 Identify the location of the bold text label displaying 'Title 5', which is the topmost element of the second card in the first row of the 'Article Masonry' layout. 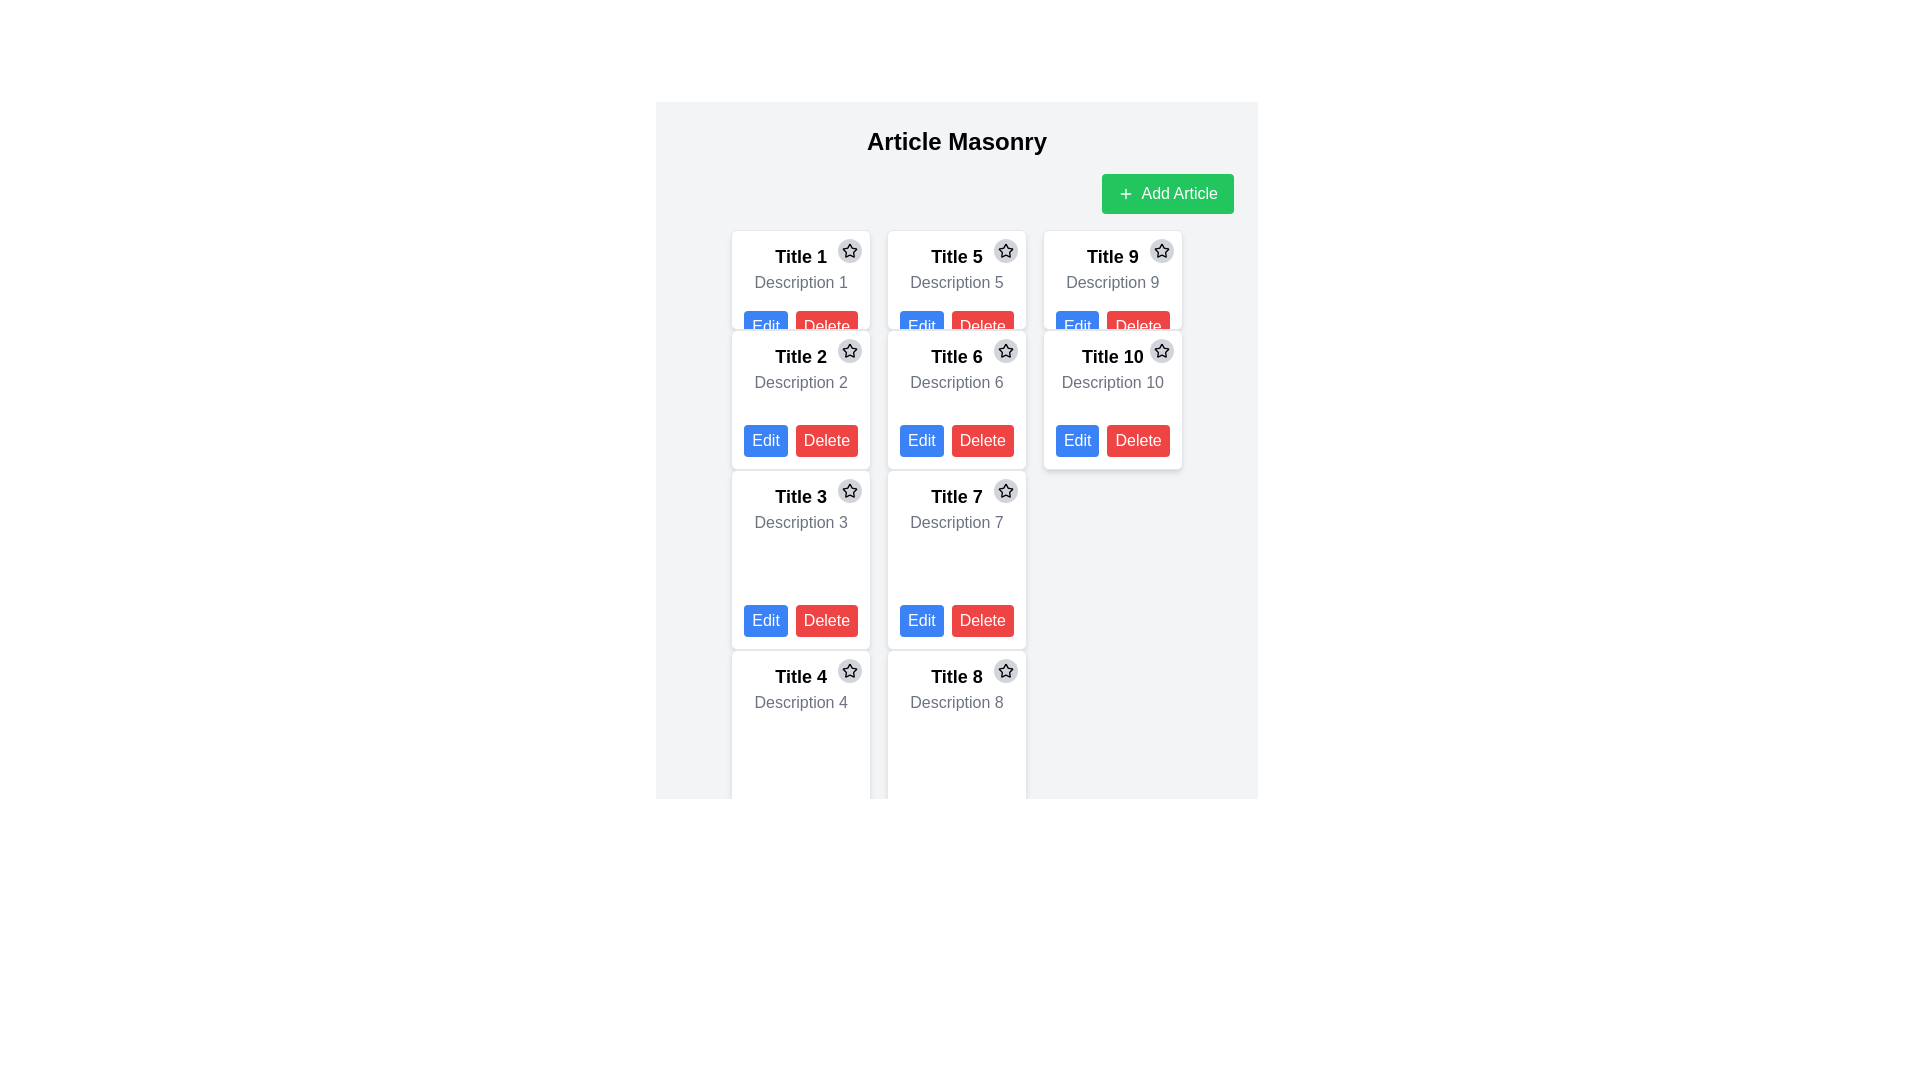
(955, 256).